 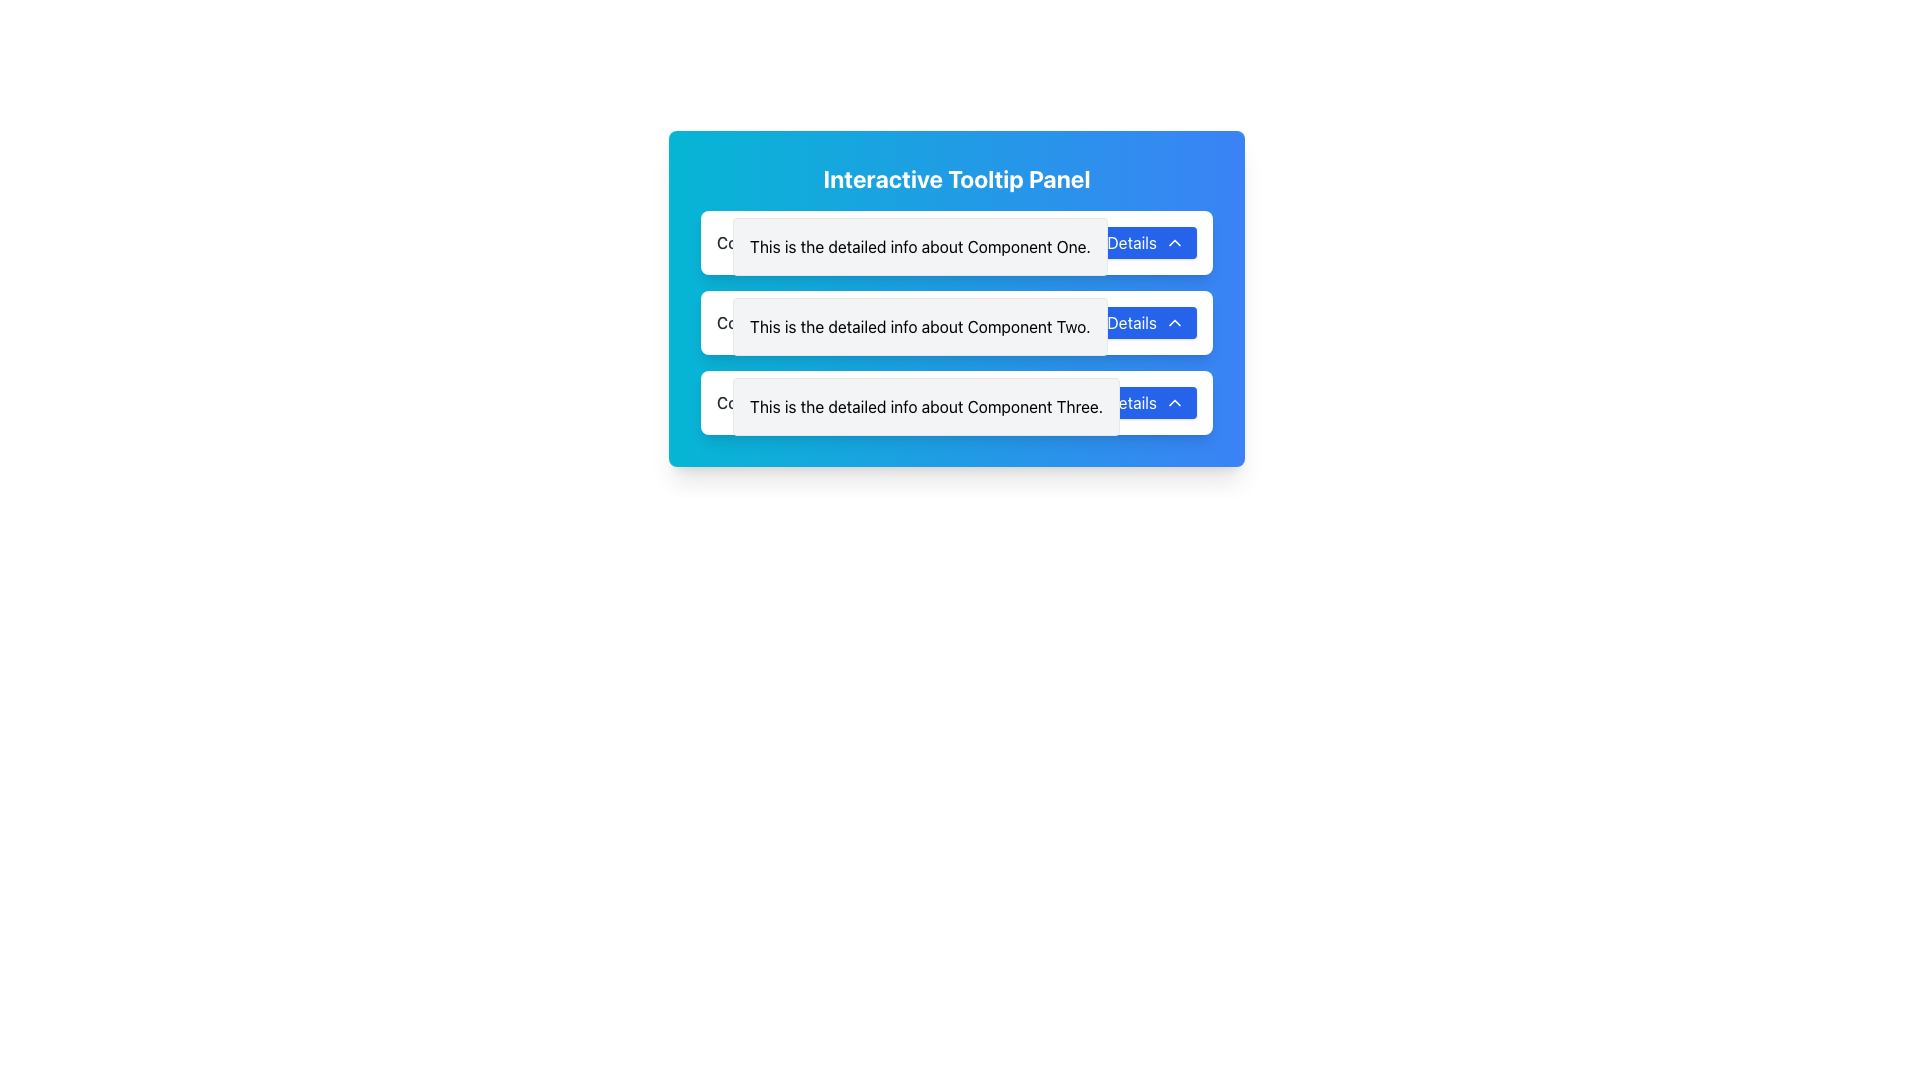 I want to click on information presented in the informational text panel located under 'Component Three' and adjacent to the blue 'Details' button, so click(x=925, y=406).